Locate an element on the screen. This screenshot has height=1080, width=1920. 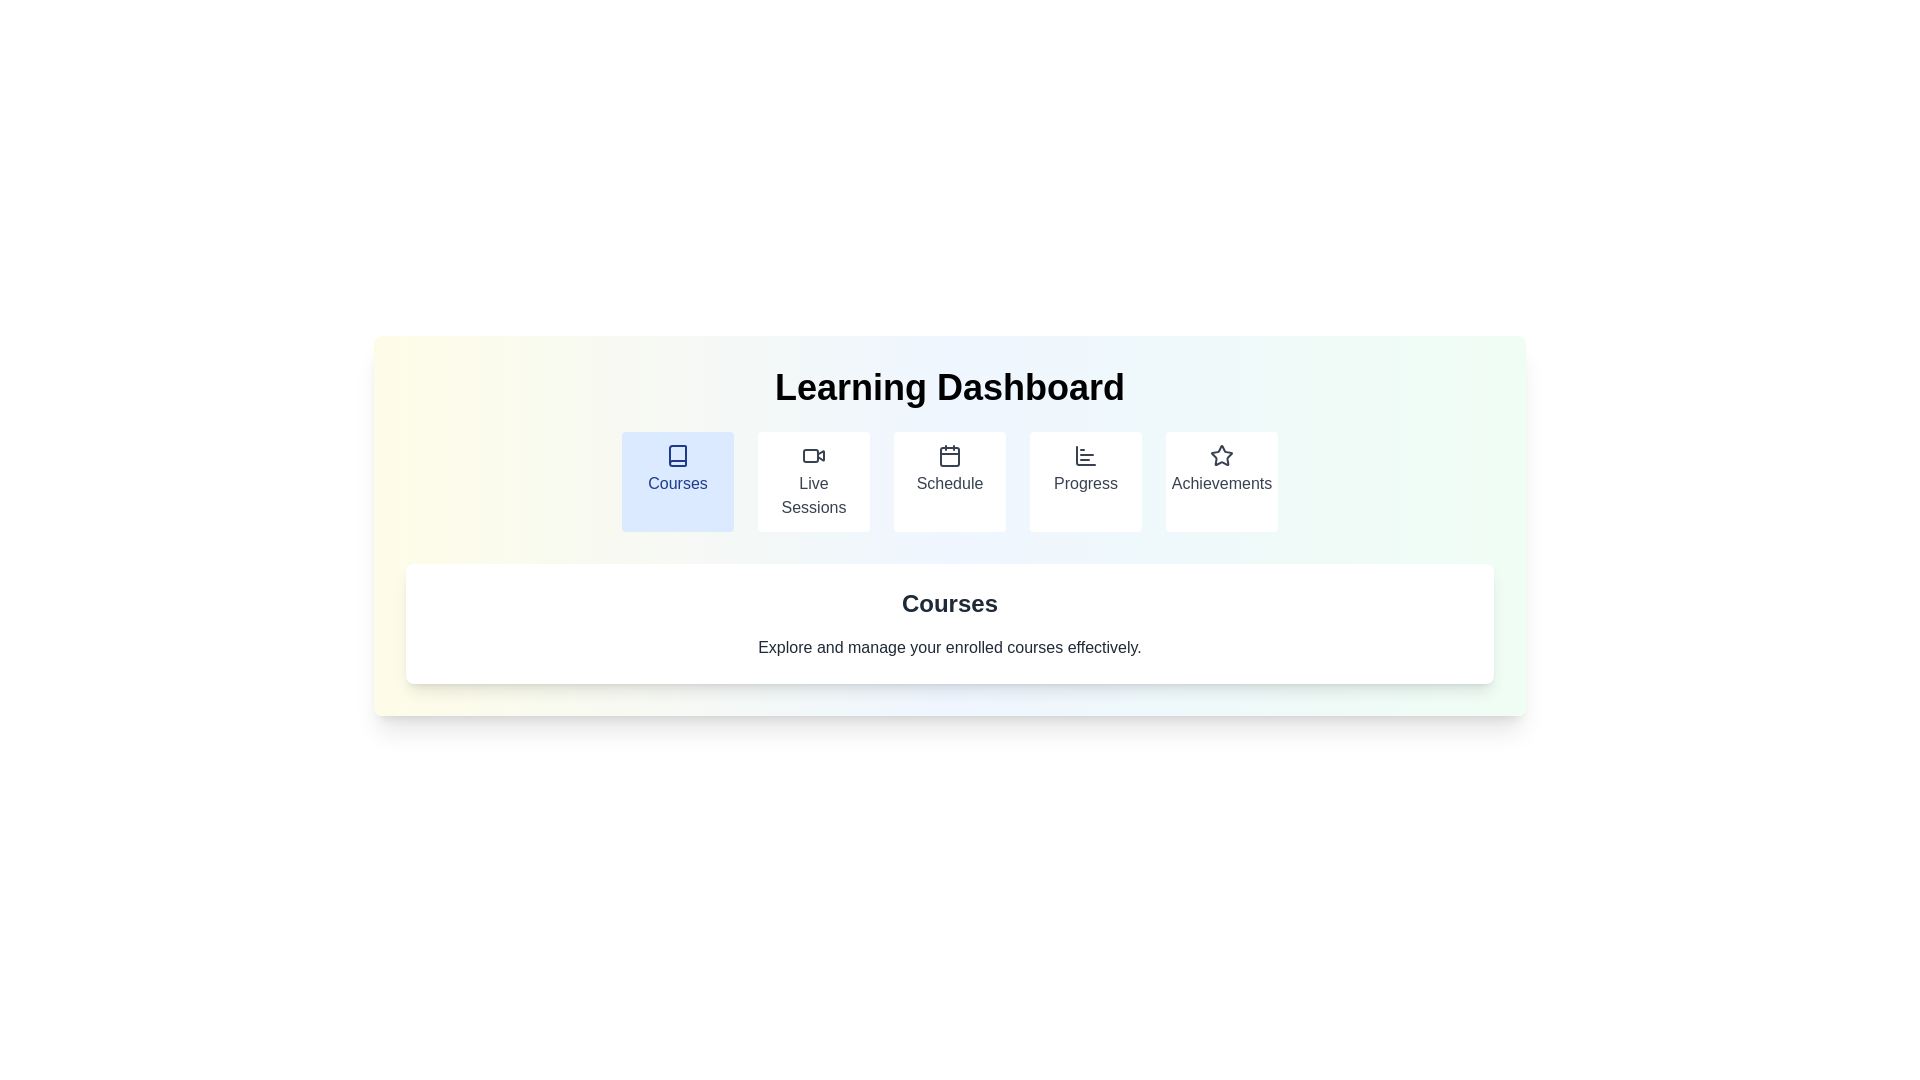
the calendar-like icon in the 'Schedule' section, which is the upper icon of the third tab in the horizontal navigation bar is located at coordinates (949, 455).